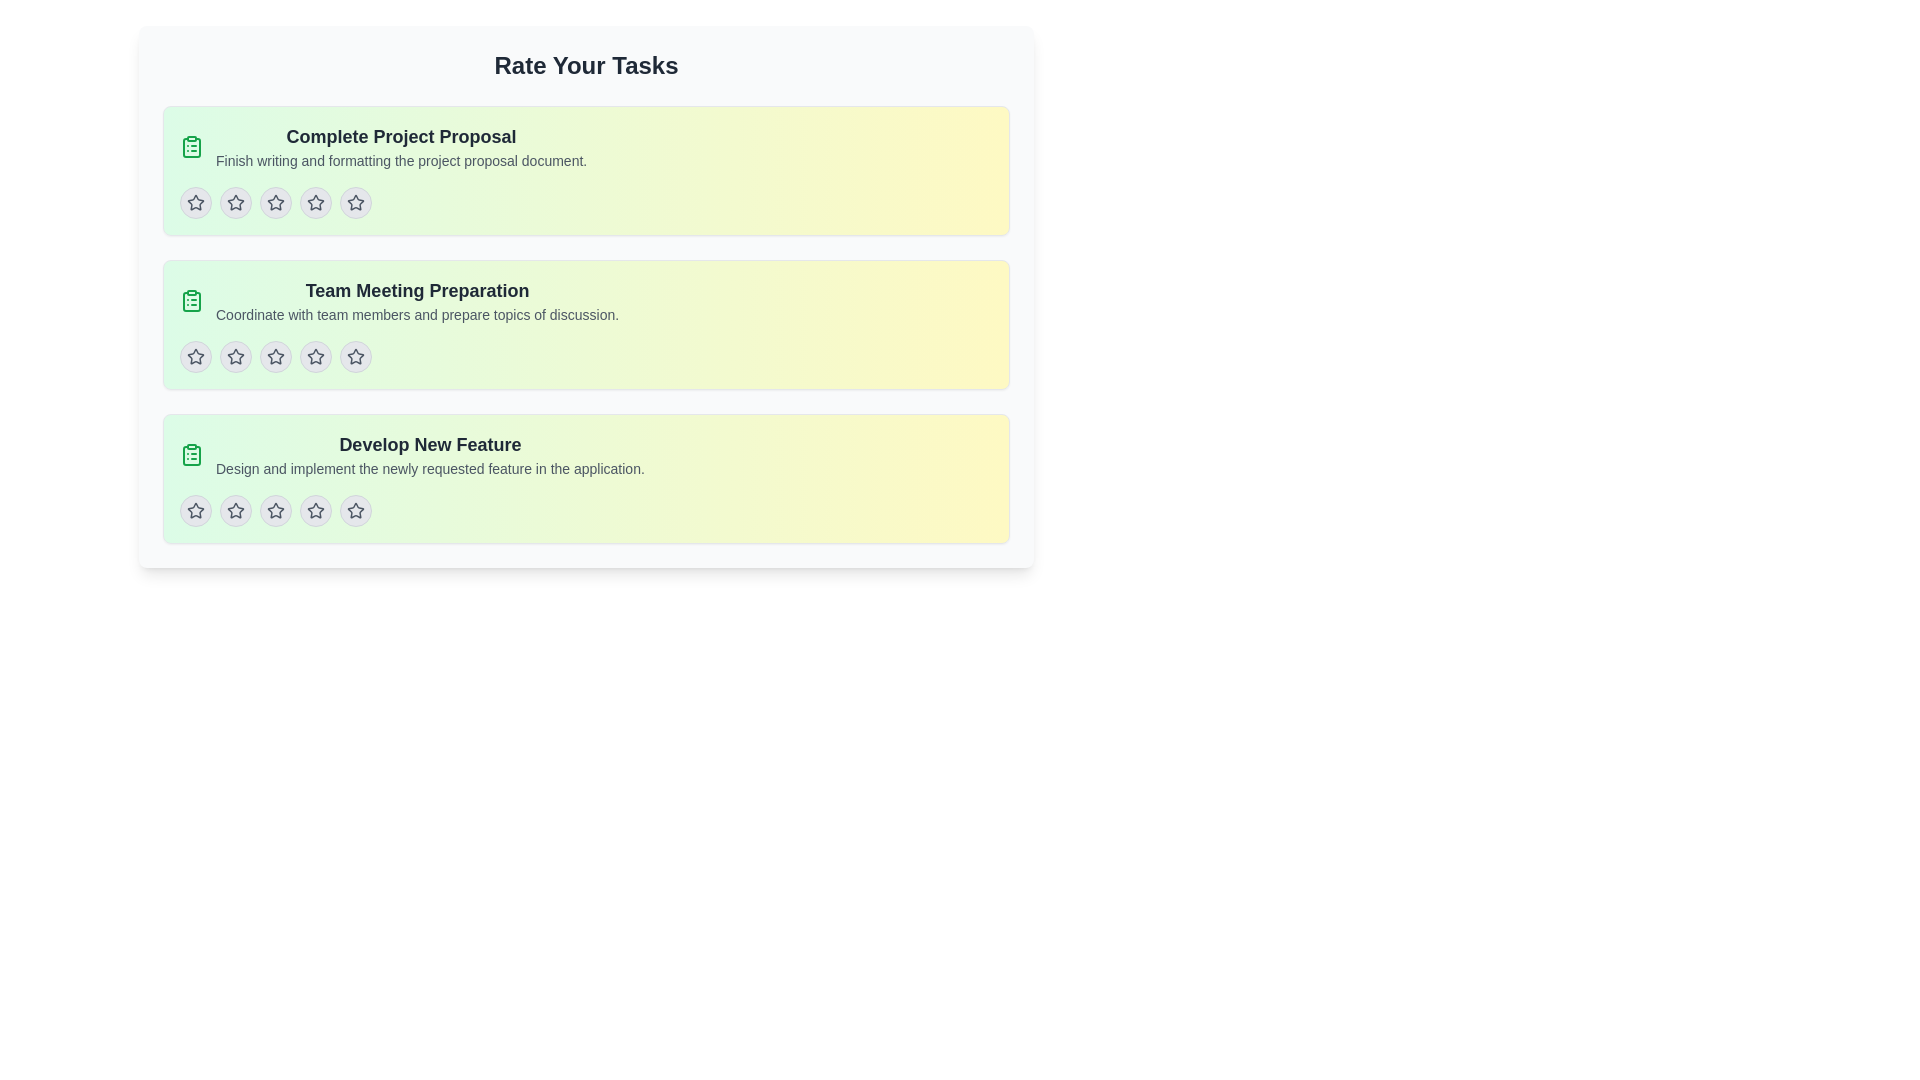 The image size is (1920, 1080). What do you see at coordinates (235, 202) in the screenshot?
I see `the first star icon for rating interaction under the 'Complete Project Proposal' task` at bounding box center [235, 202].